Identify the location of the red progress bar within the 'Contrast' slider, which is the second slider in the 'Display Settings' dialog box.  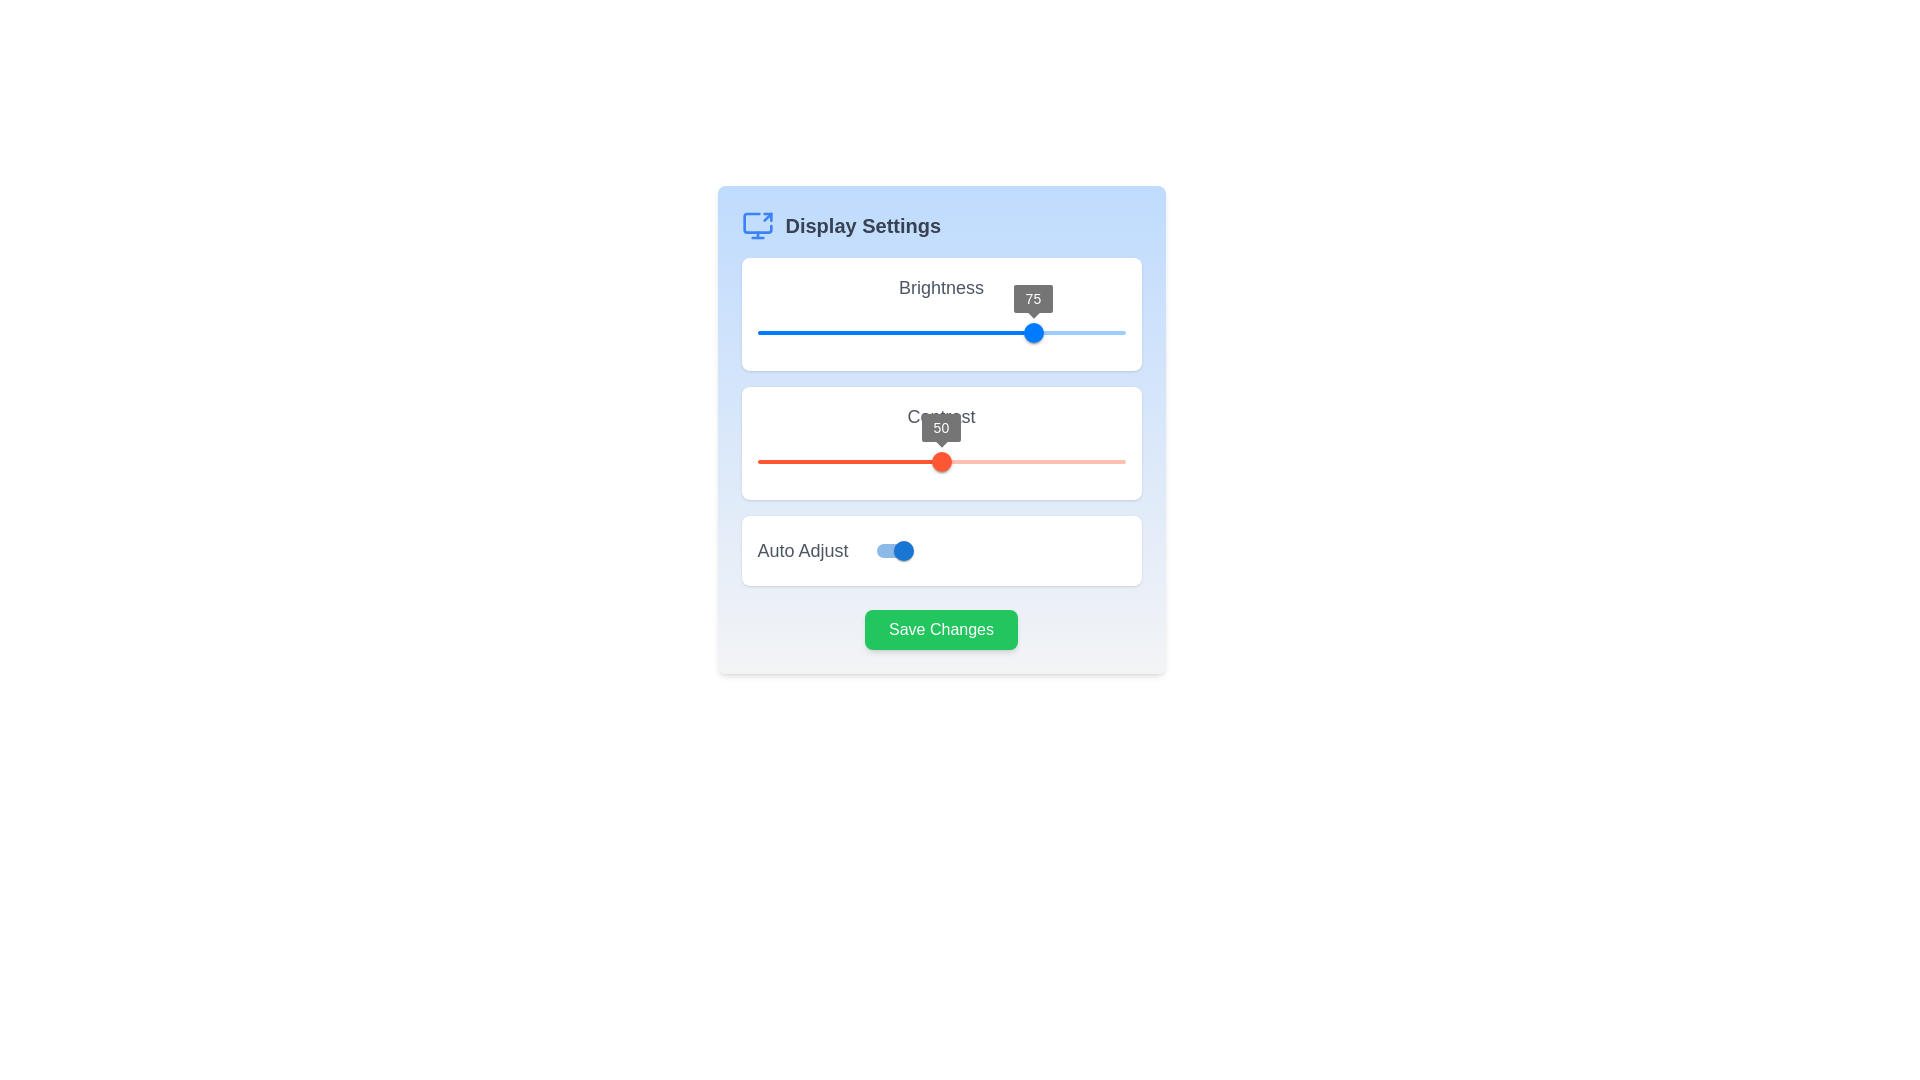
(849, 462).